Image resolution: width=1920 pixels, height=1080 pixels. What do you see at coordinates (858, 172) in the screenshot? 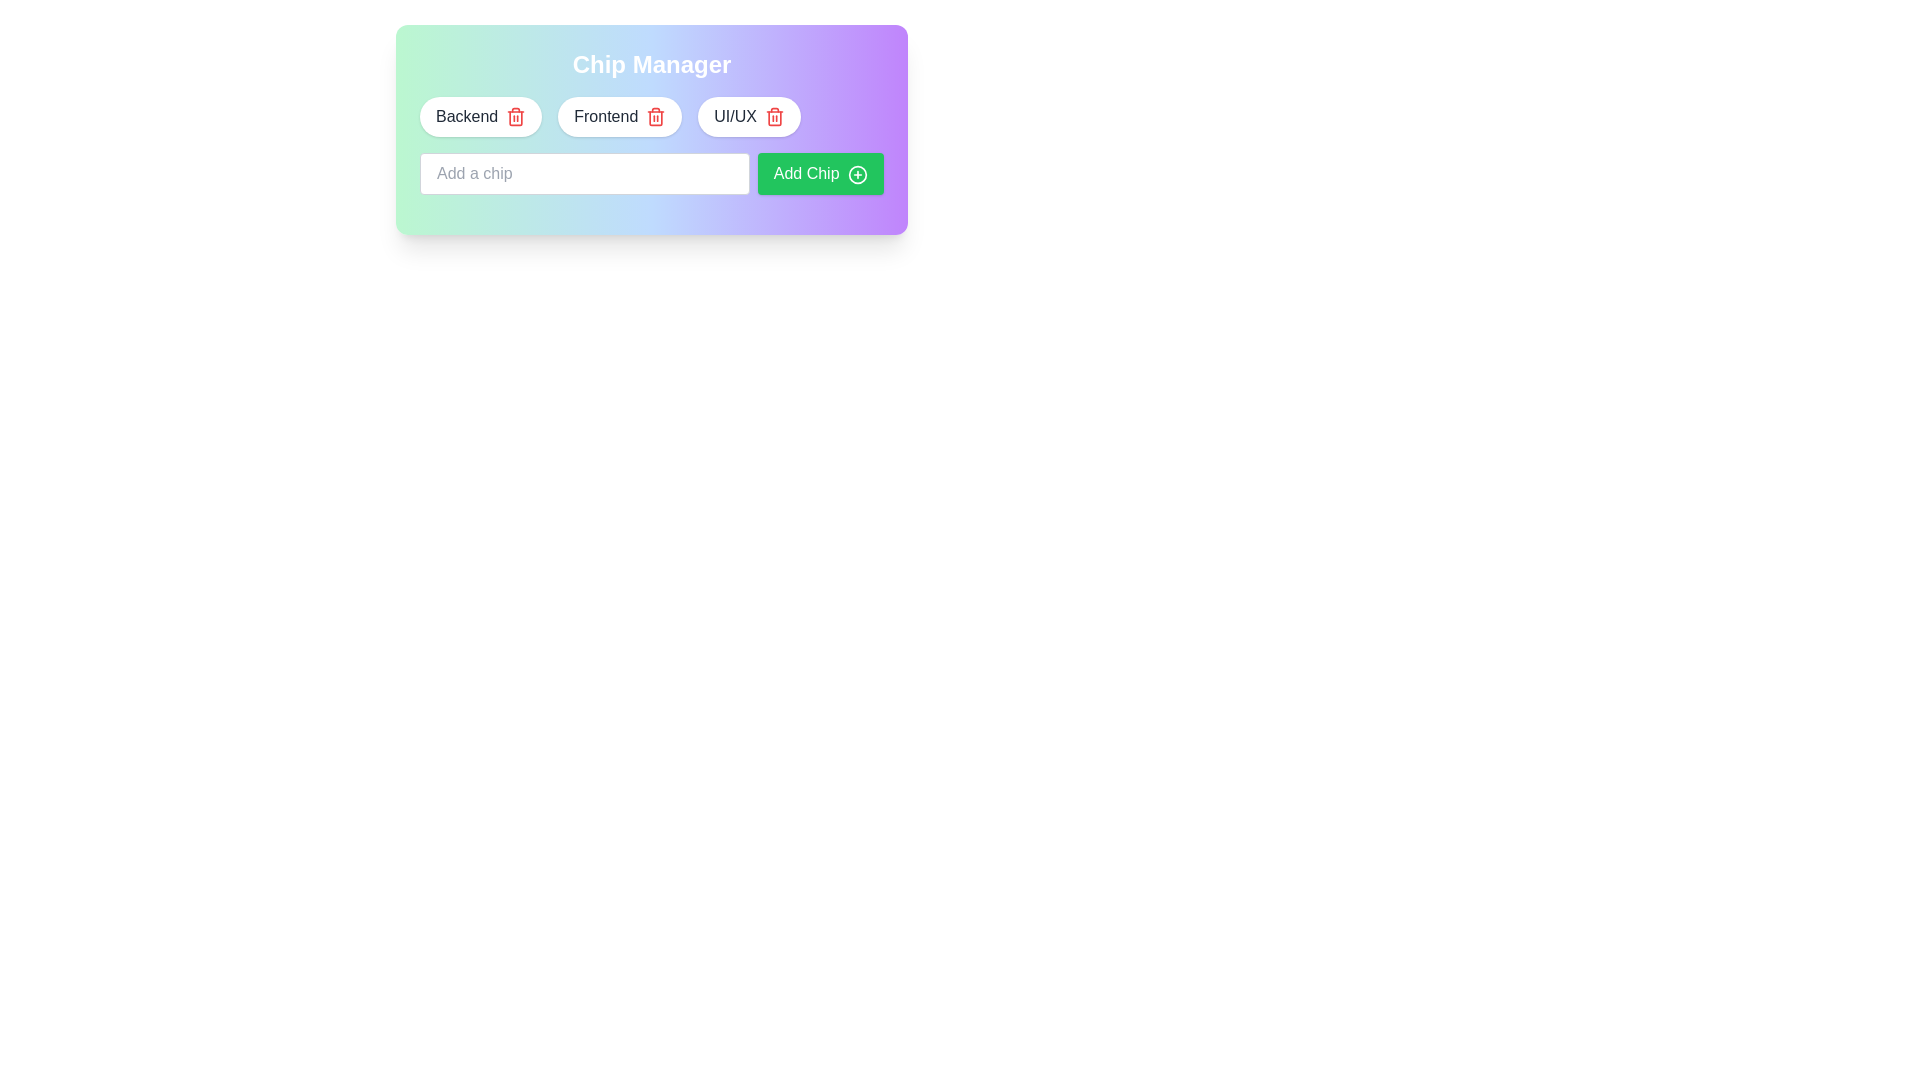
I see `the circular outline of the SVG graphic component within the 'Add Chip' button, which indicates the functionality of adding a chip` at bounding box center [858, 172].